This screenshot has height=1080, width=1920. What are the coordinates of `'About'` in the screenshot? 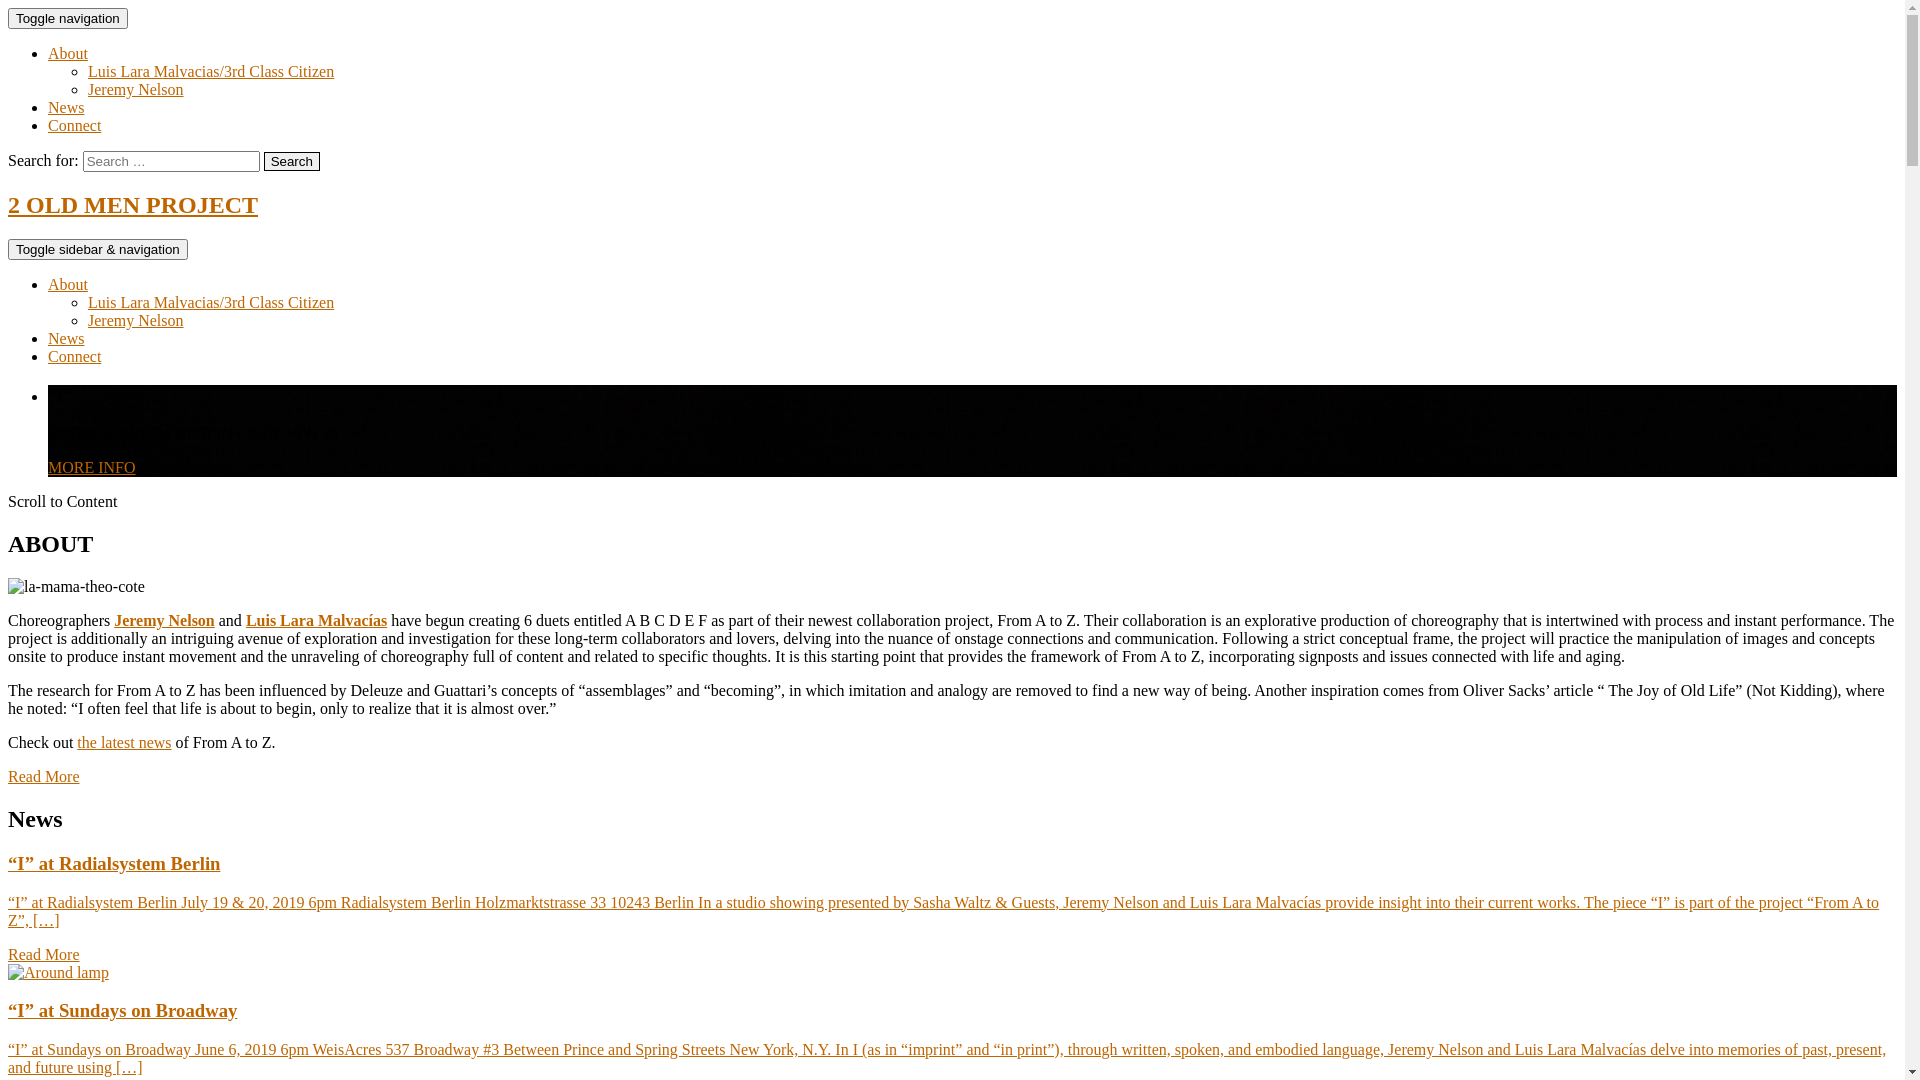 It's located at (67, 52).